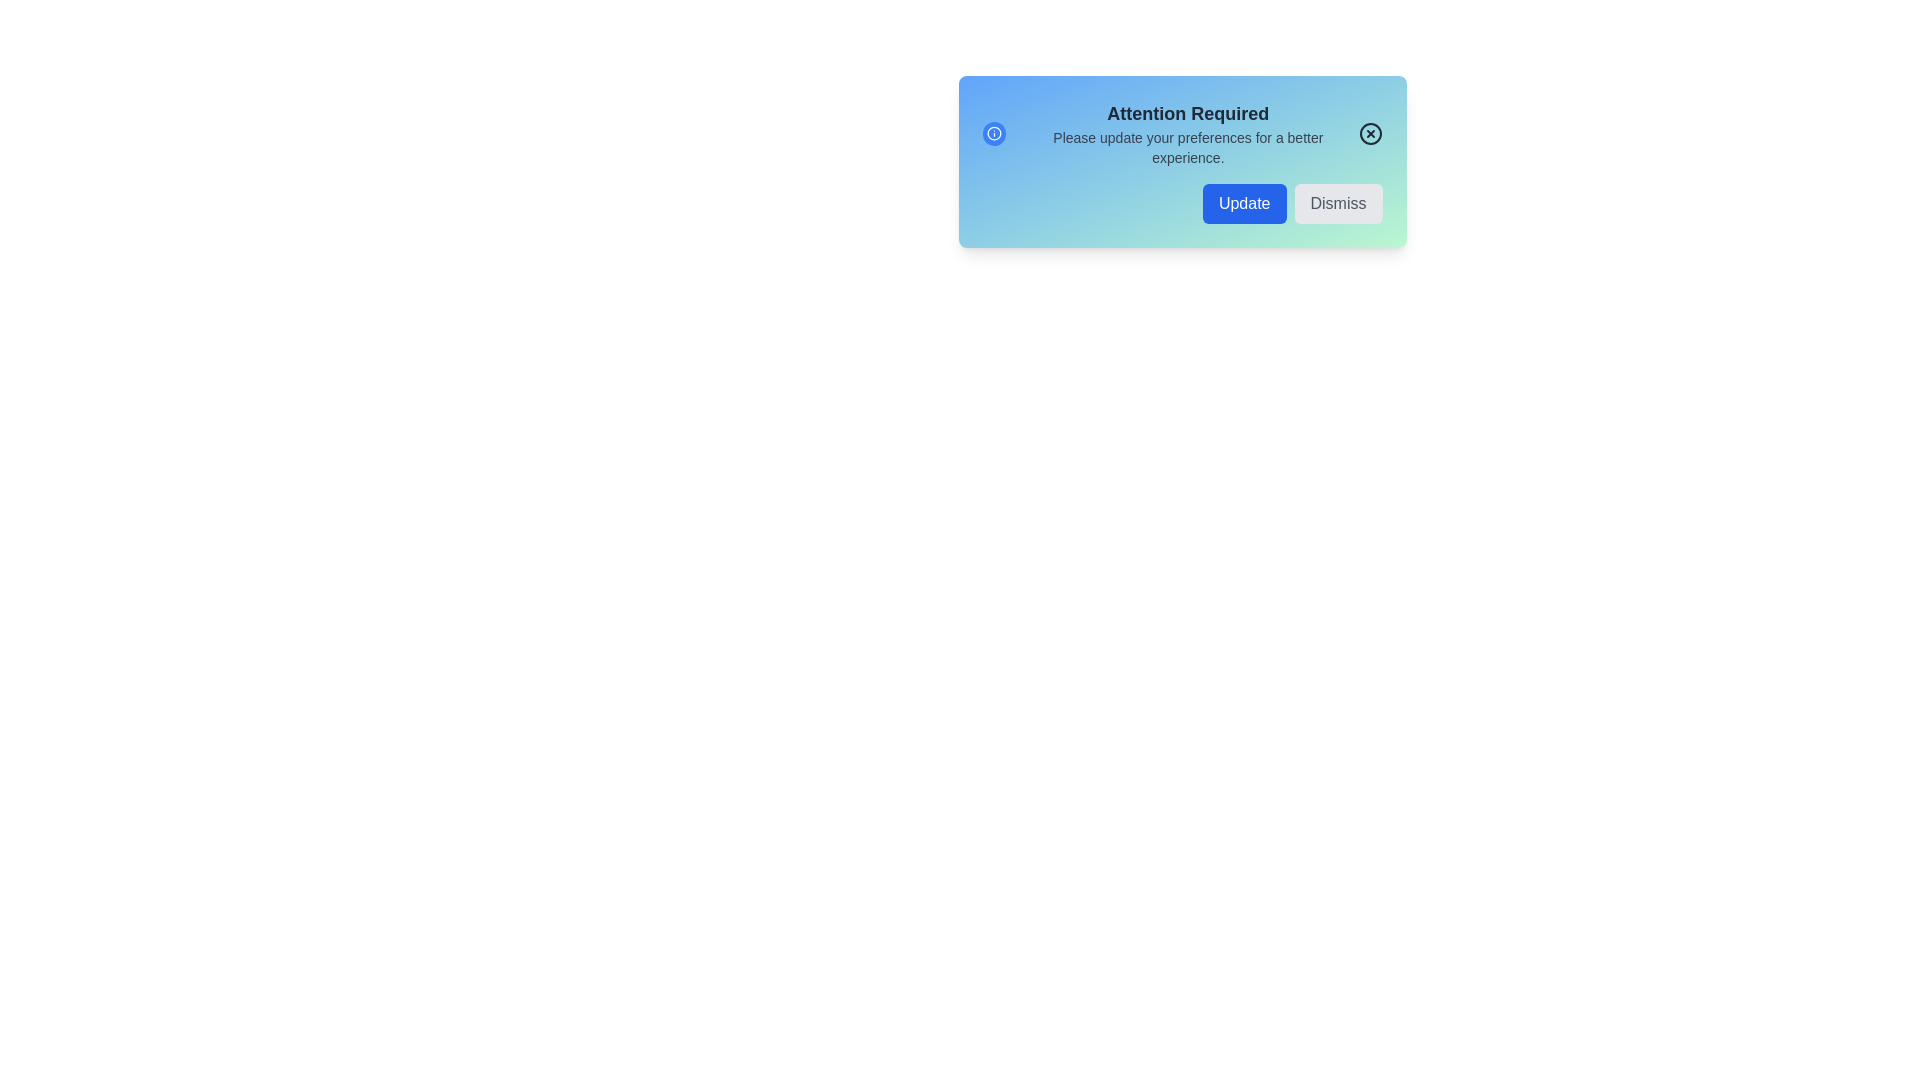 This screenshot has width=1920, height=1080. I want to click on the text 'Attention Required' to highlight it, so click(1188, 114).